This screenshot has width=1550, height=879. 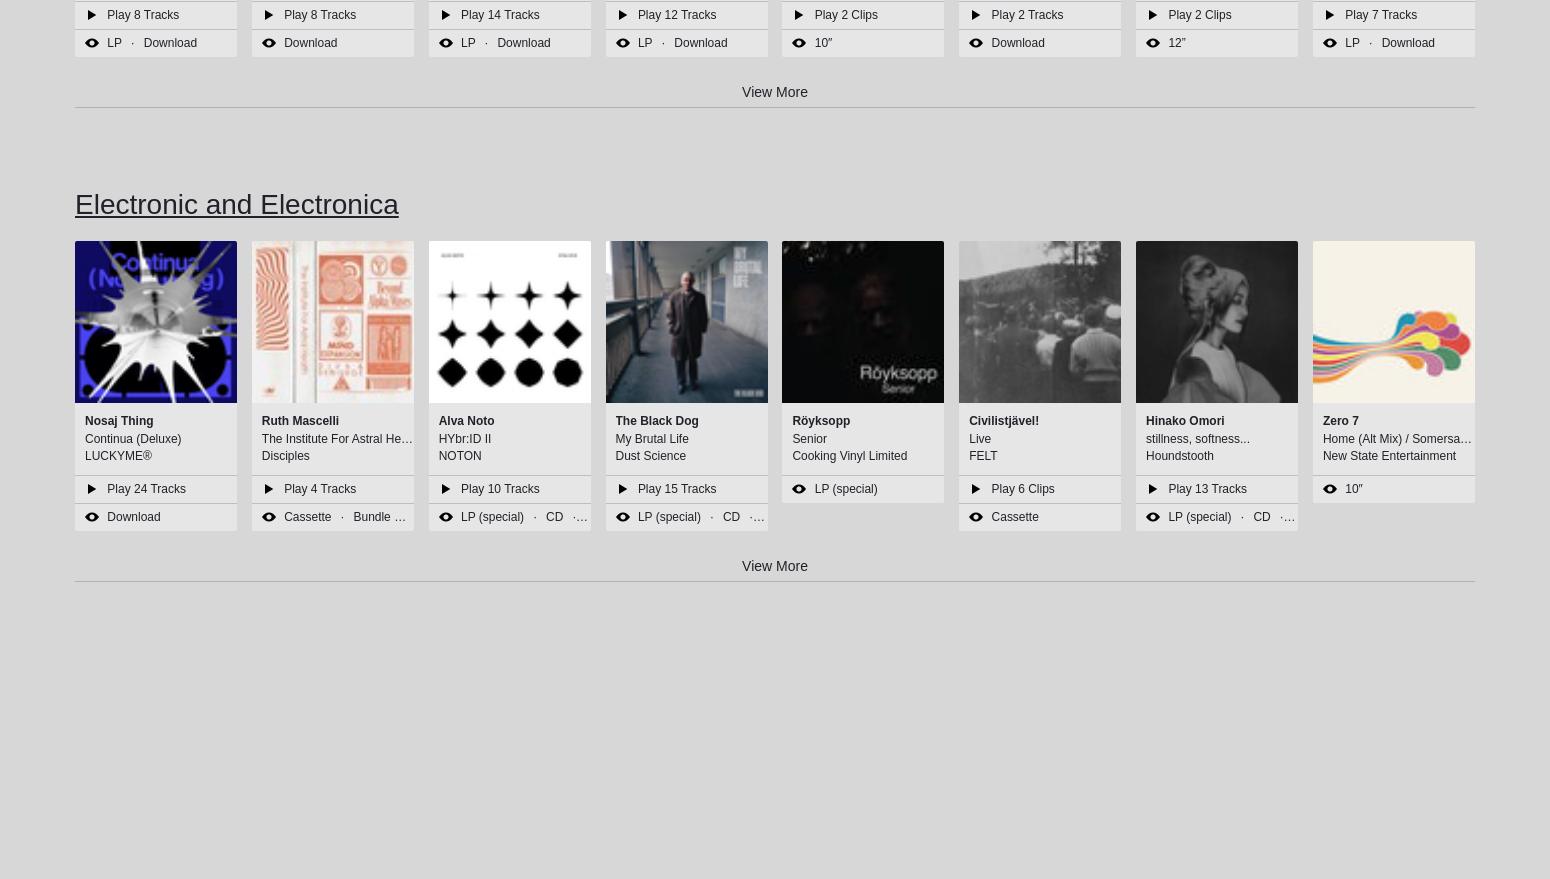 I want to click on 'Dust Science', so click(x=649, y=454).